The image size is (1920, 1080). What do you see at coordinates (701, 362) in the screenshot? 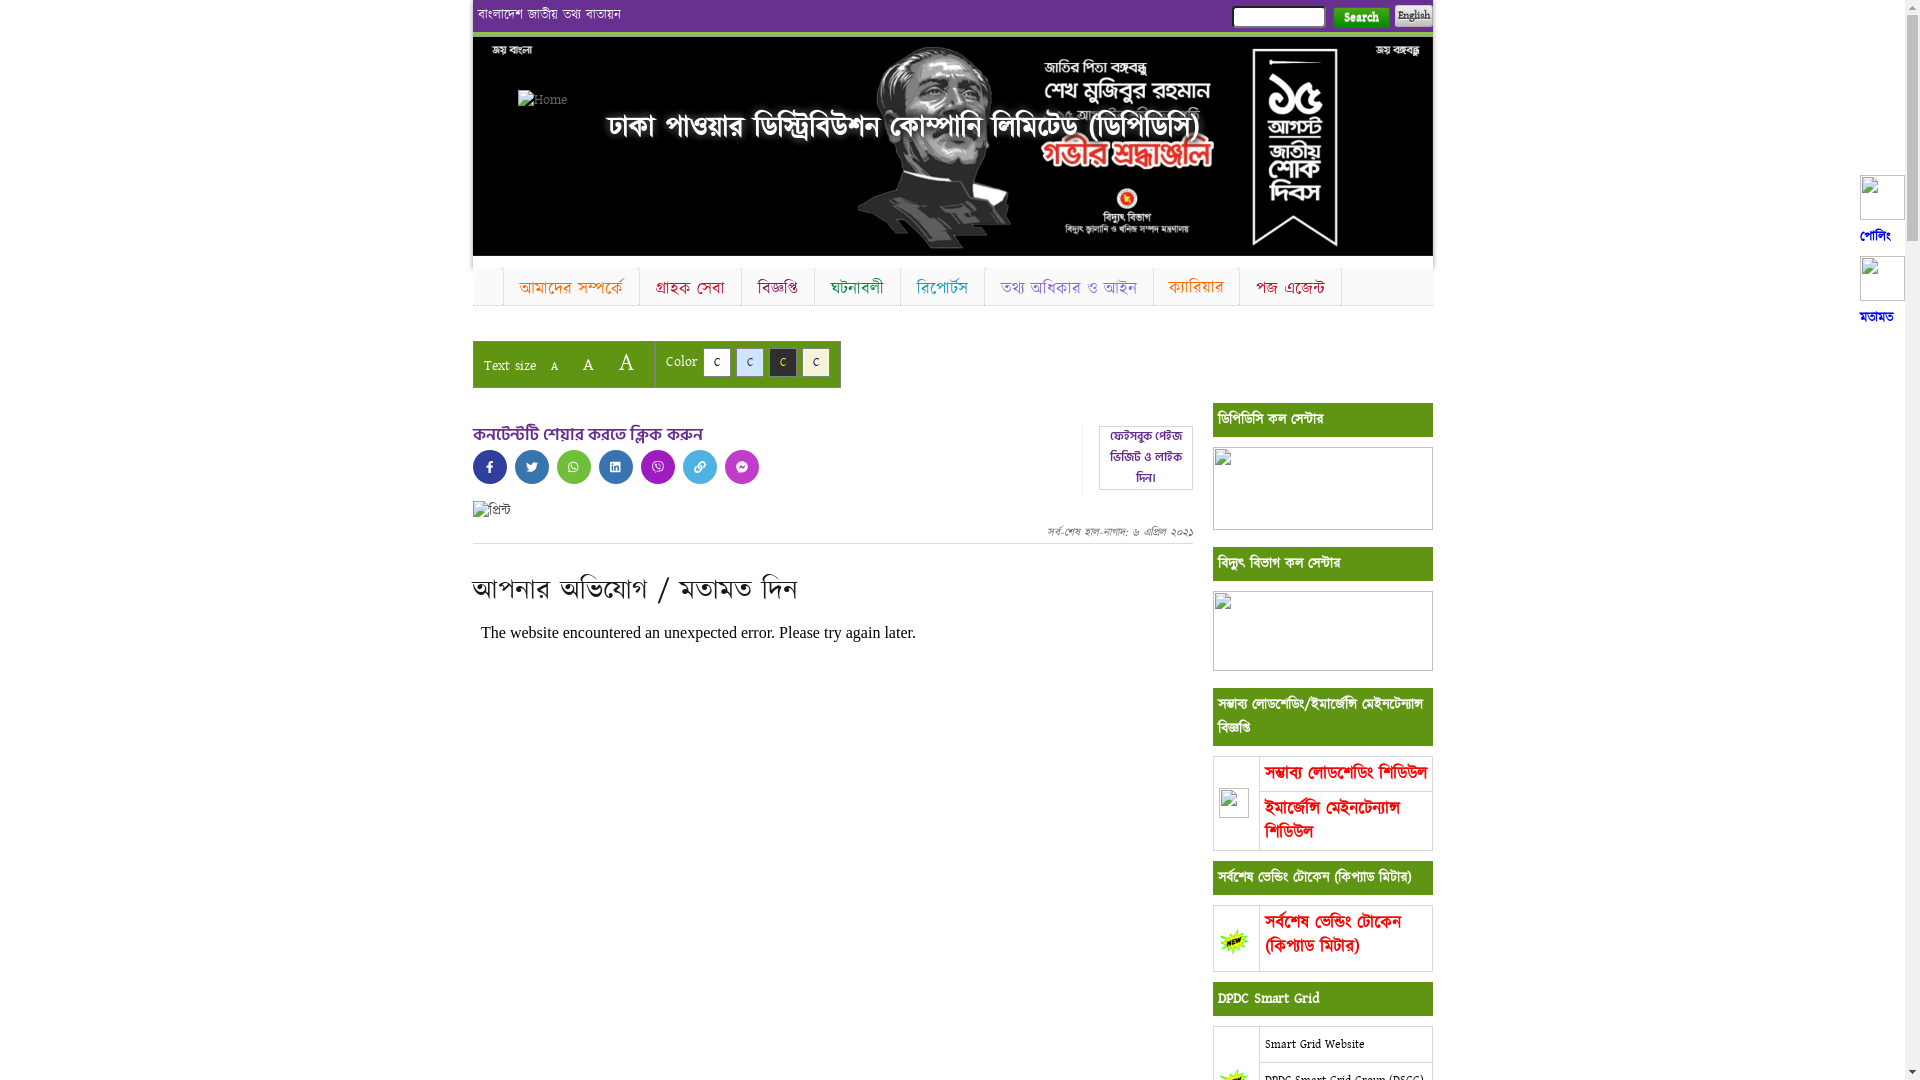
I see `'C'` at bounding box center [701, 362].